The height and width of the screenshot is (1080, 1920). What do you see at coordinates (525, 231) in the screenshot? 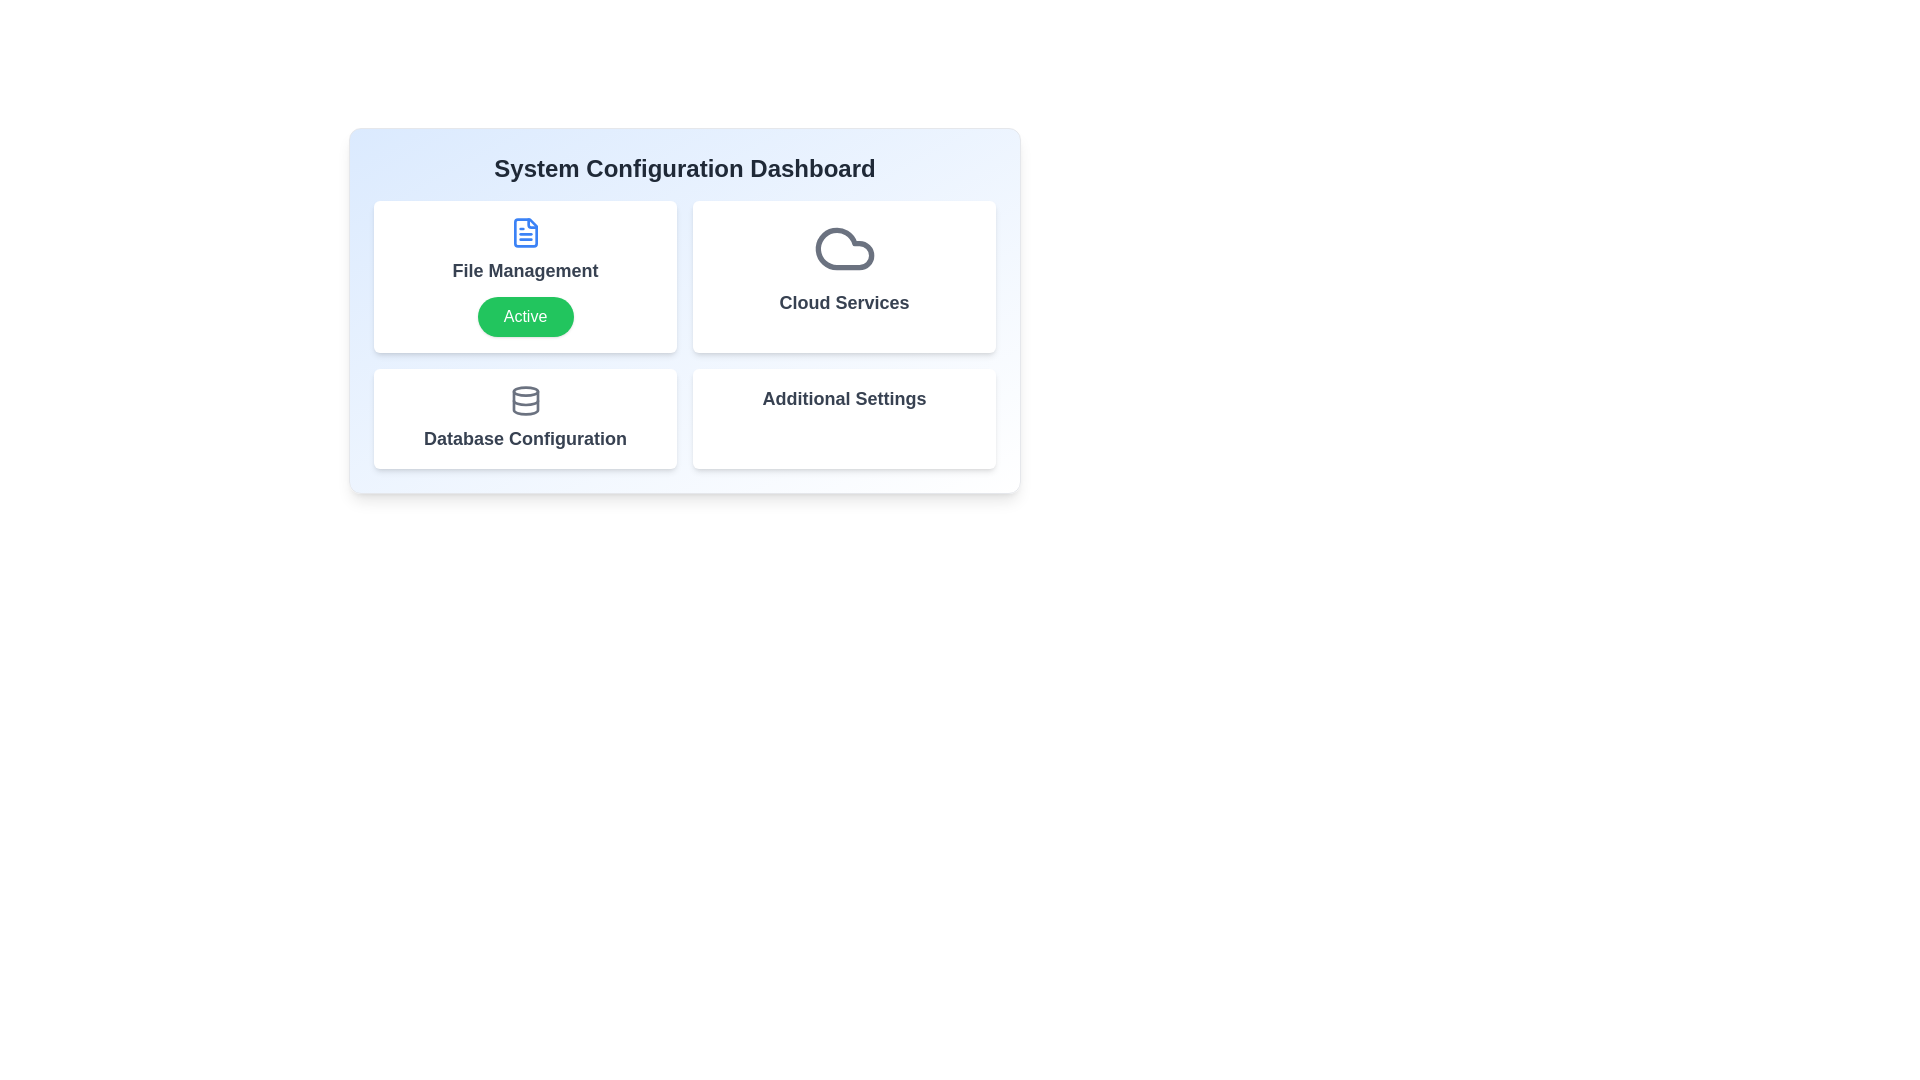
I see `the blue document outline icon featuring horizontal lines, located at the top-center of the 'File Management' card, for visual cues` at bounding box center [525, 231].